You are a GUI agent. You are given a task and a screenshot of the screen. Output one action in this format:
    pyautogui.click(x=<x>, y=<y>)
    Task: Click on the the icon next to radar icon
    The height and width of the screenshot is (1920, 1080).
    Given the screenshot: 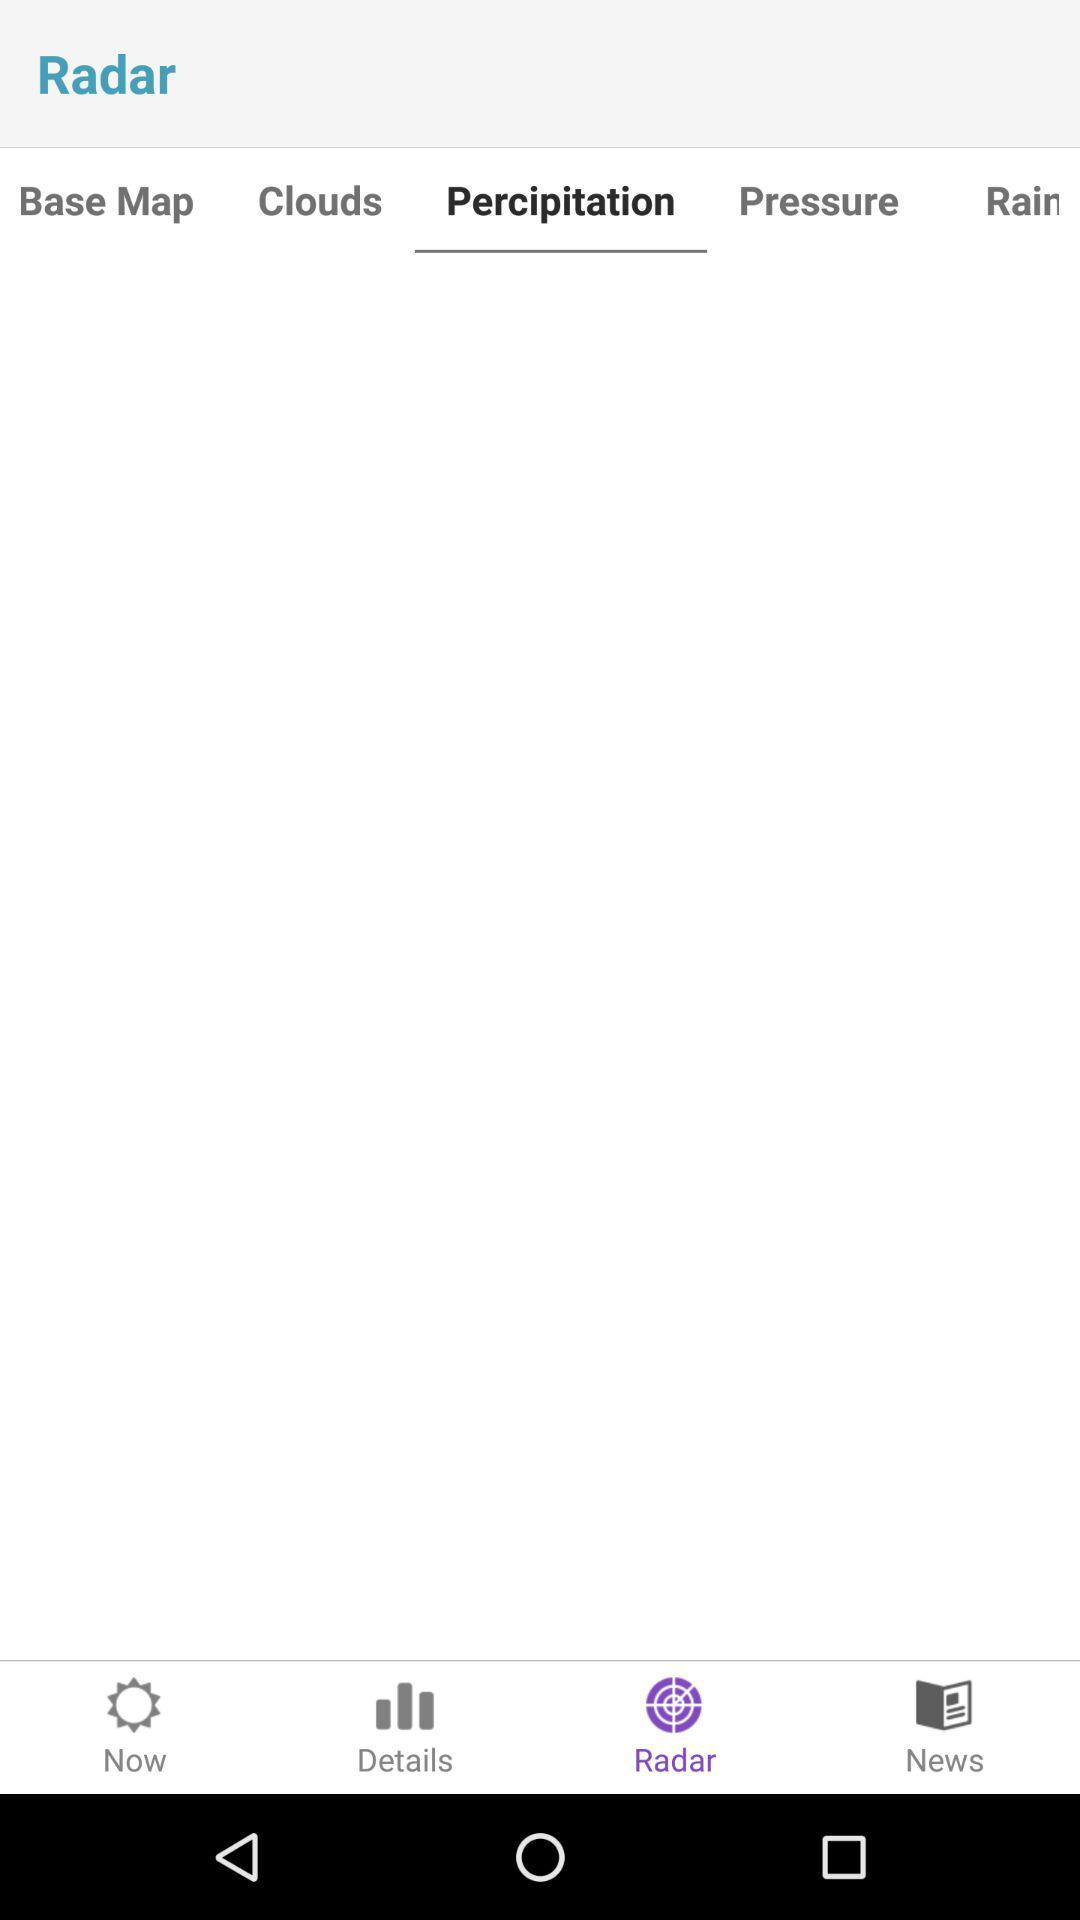 What is the action you would take?
    pyautogui.click(x=945, y=1726)
    